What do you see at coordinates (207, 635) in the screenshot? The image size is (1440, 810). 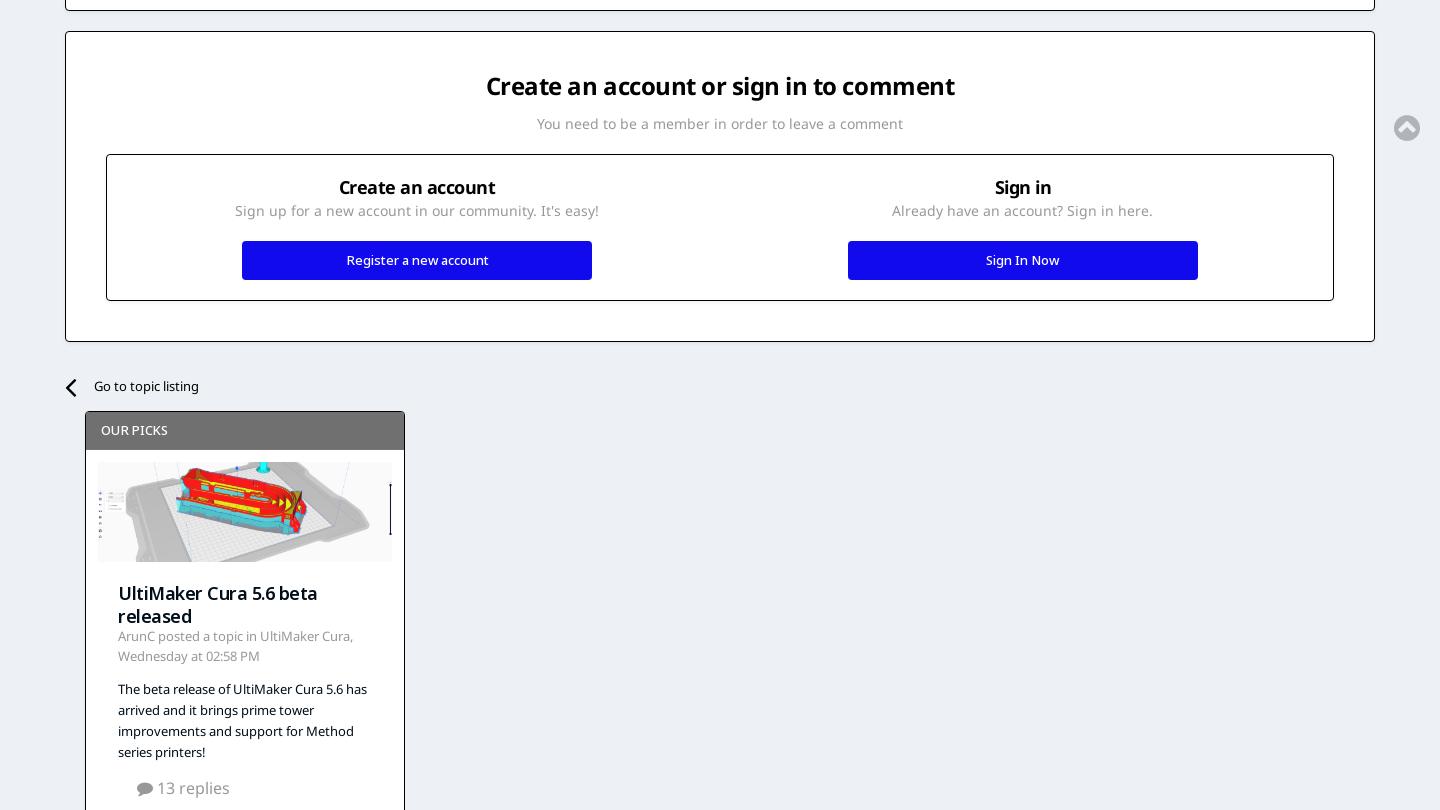 I see `'posted a topic in'` at bounding box center [207, 635].